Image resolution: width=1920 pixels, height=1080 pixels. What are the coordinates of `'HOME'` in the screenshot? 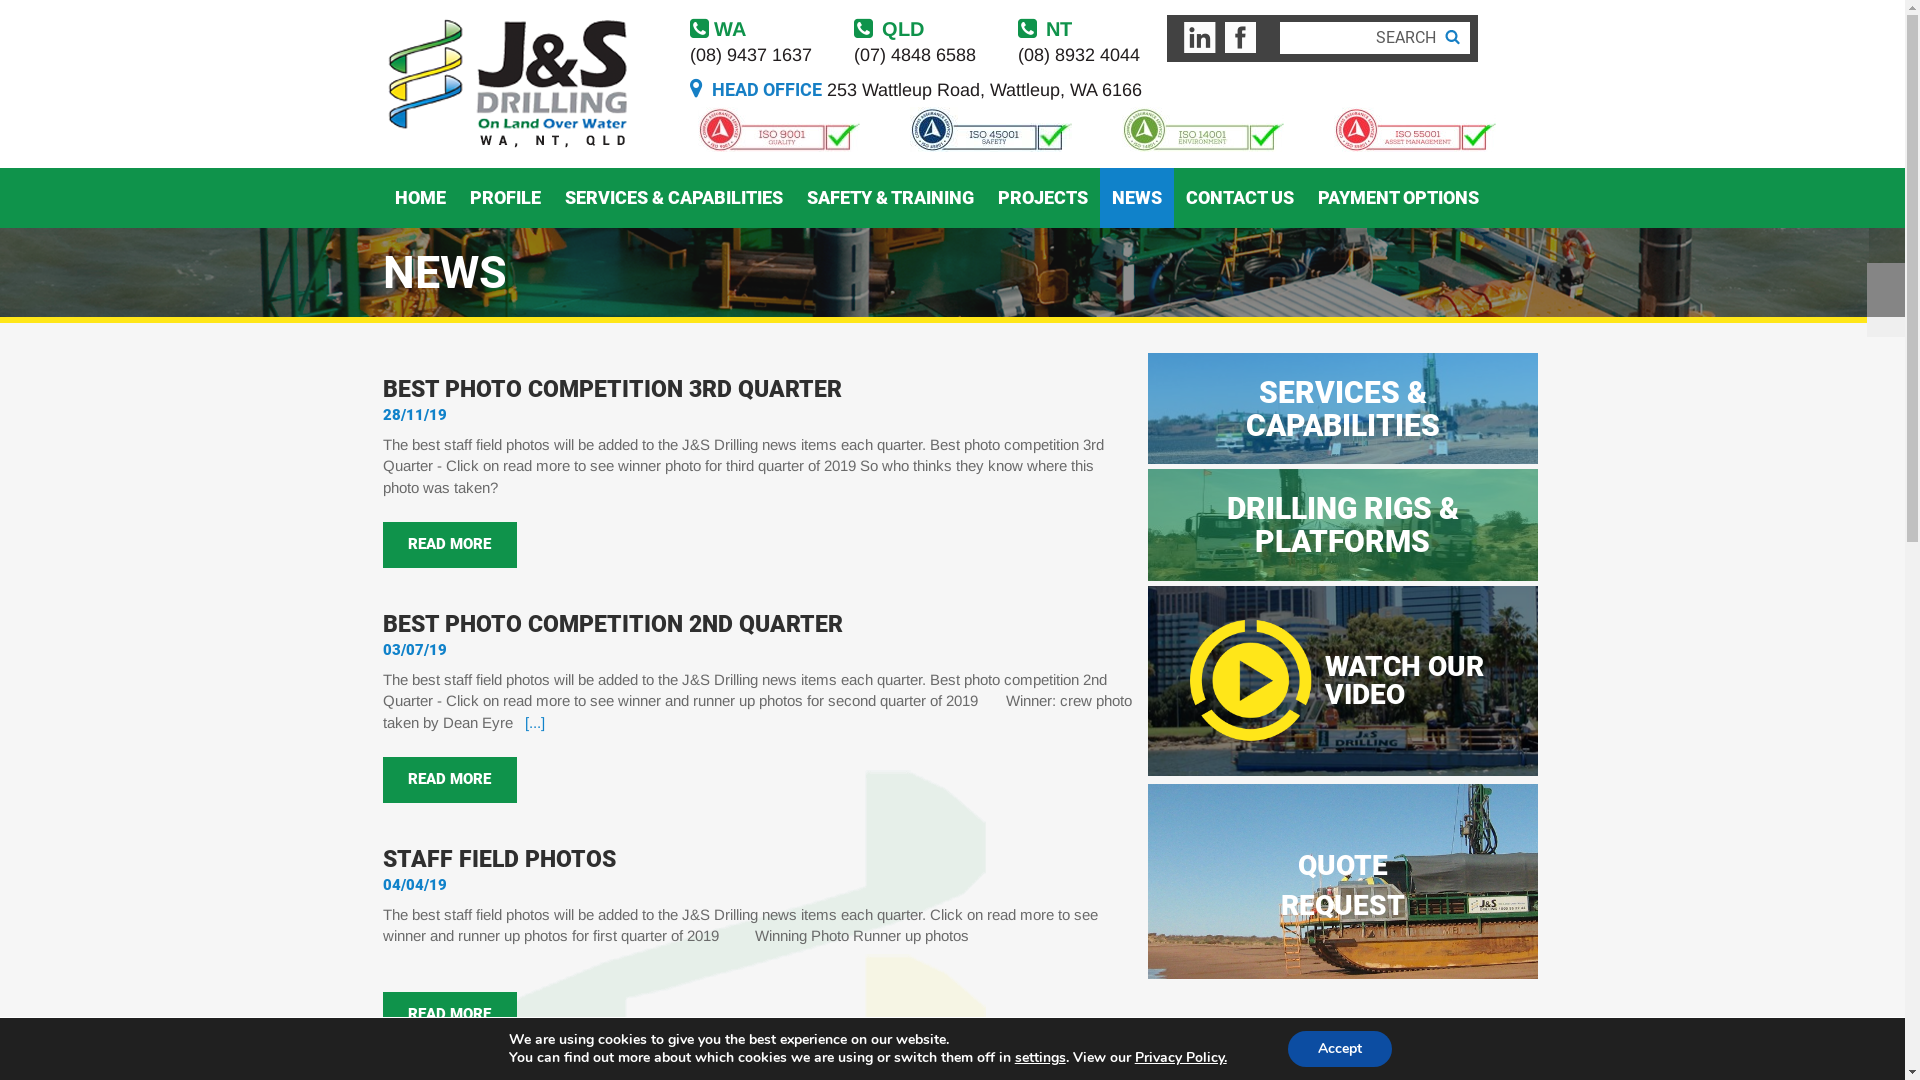 It's located at (418, 197).